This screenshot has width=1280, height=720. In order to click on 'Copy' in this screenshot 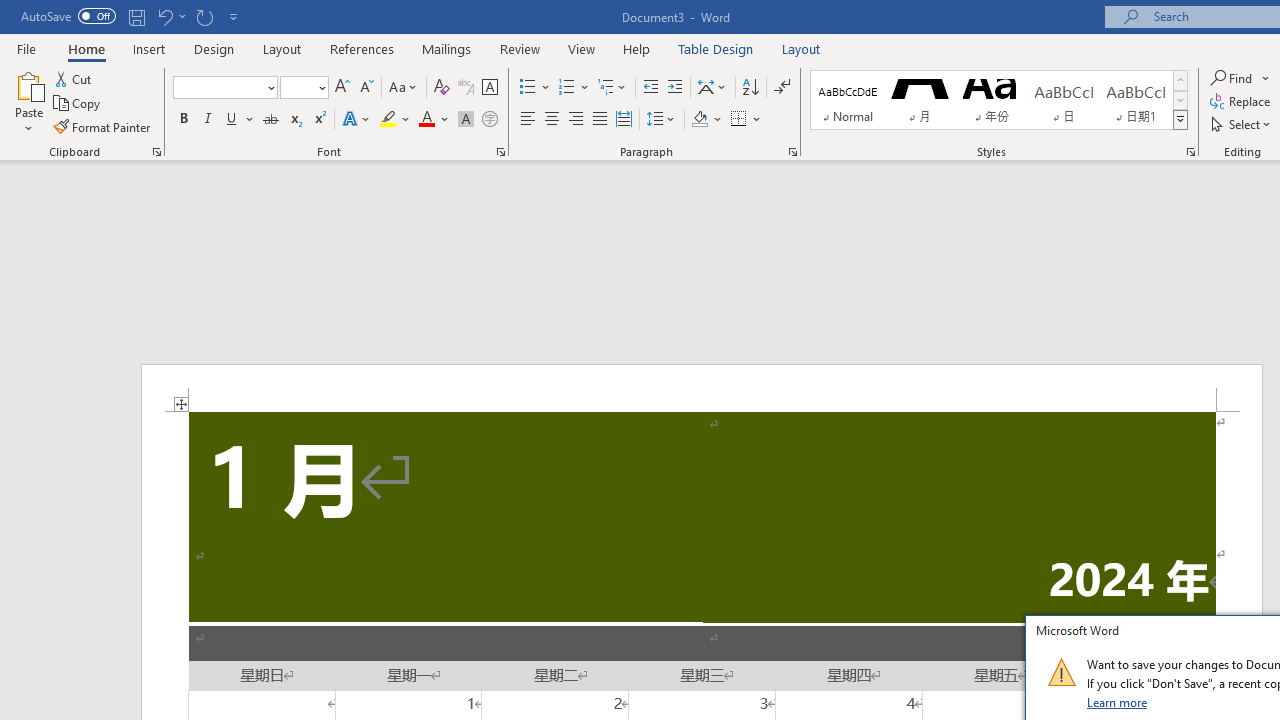, I will do `click(78, 103)`.